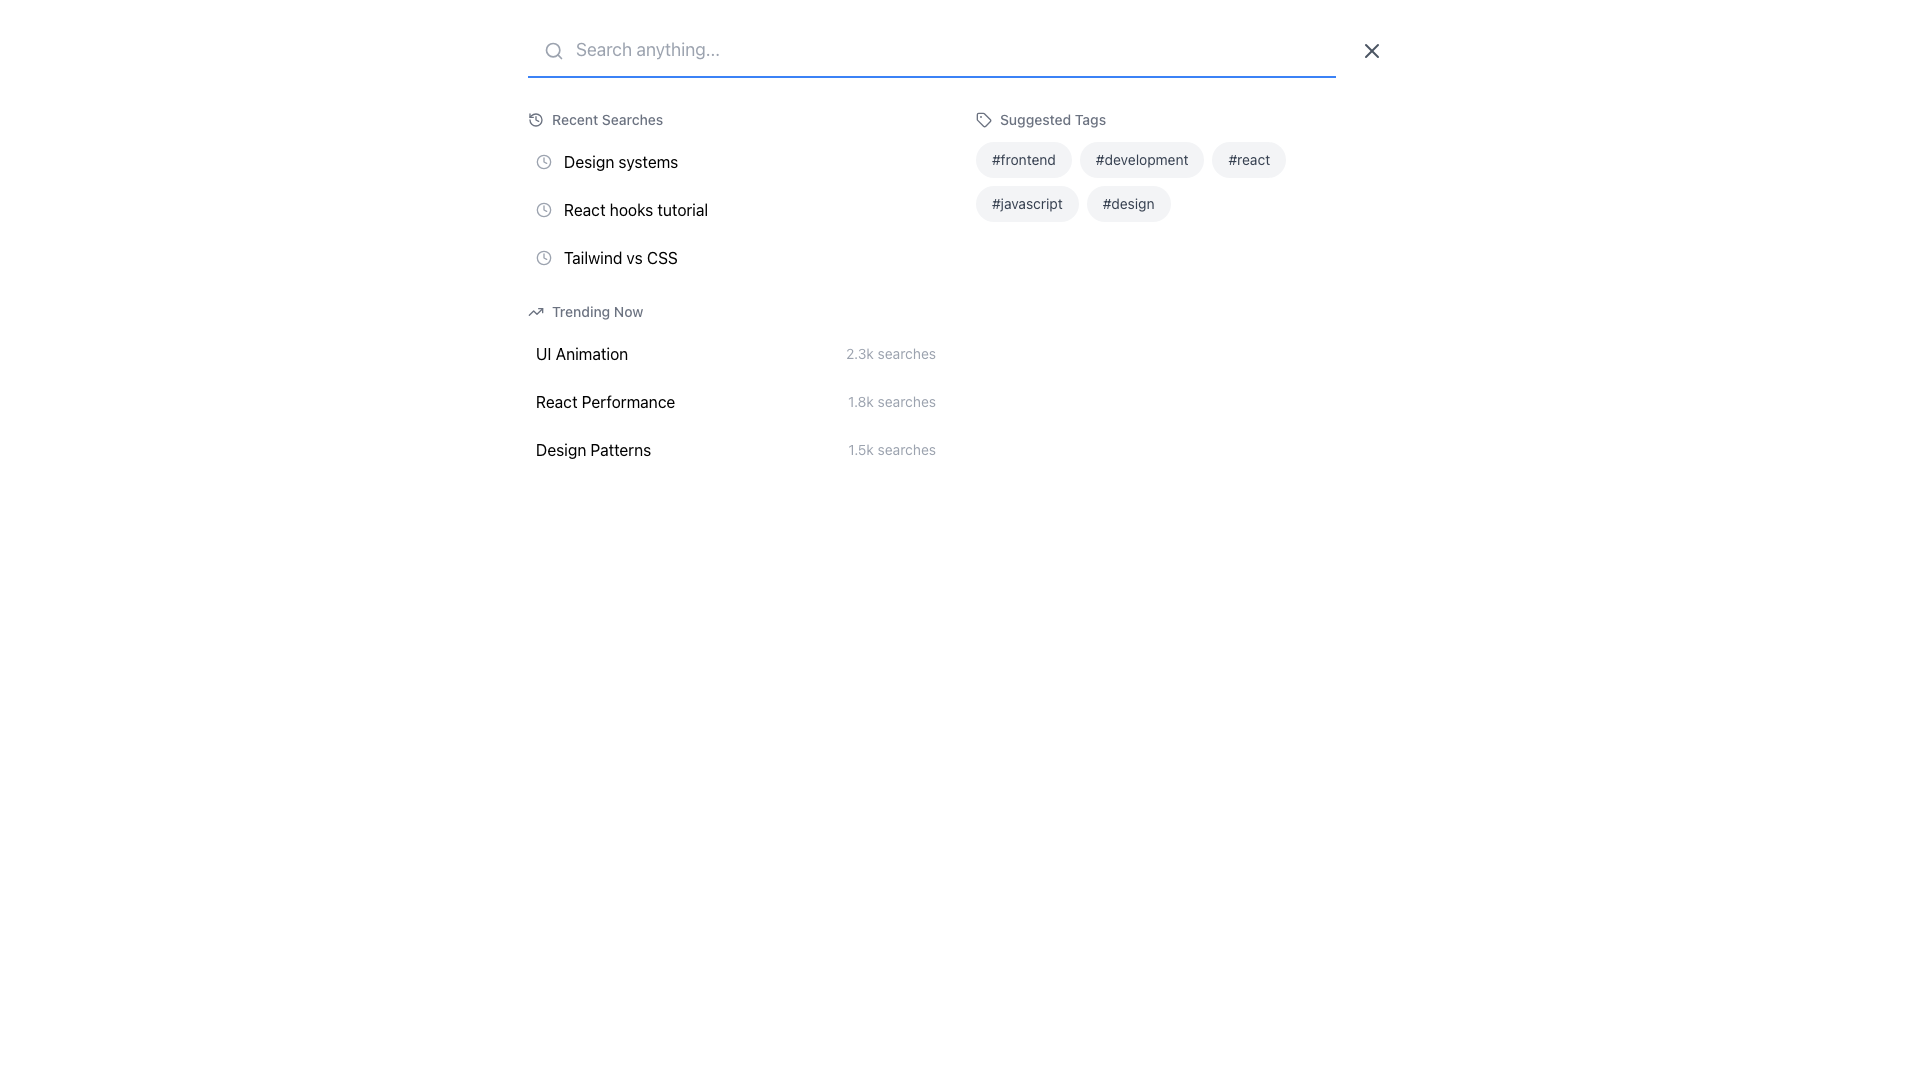 The width and height of the screenshot is (1920, 1080). I want to click on the 'React Performance' button in the 'Trending Now' list to activate the hover effect, so click(734, 401).